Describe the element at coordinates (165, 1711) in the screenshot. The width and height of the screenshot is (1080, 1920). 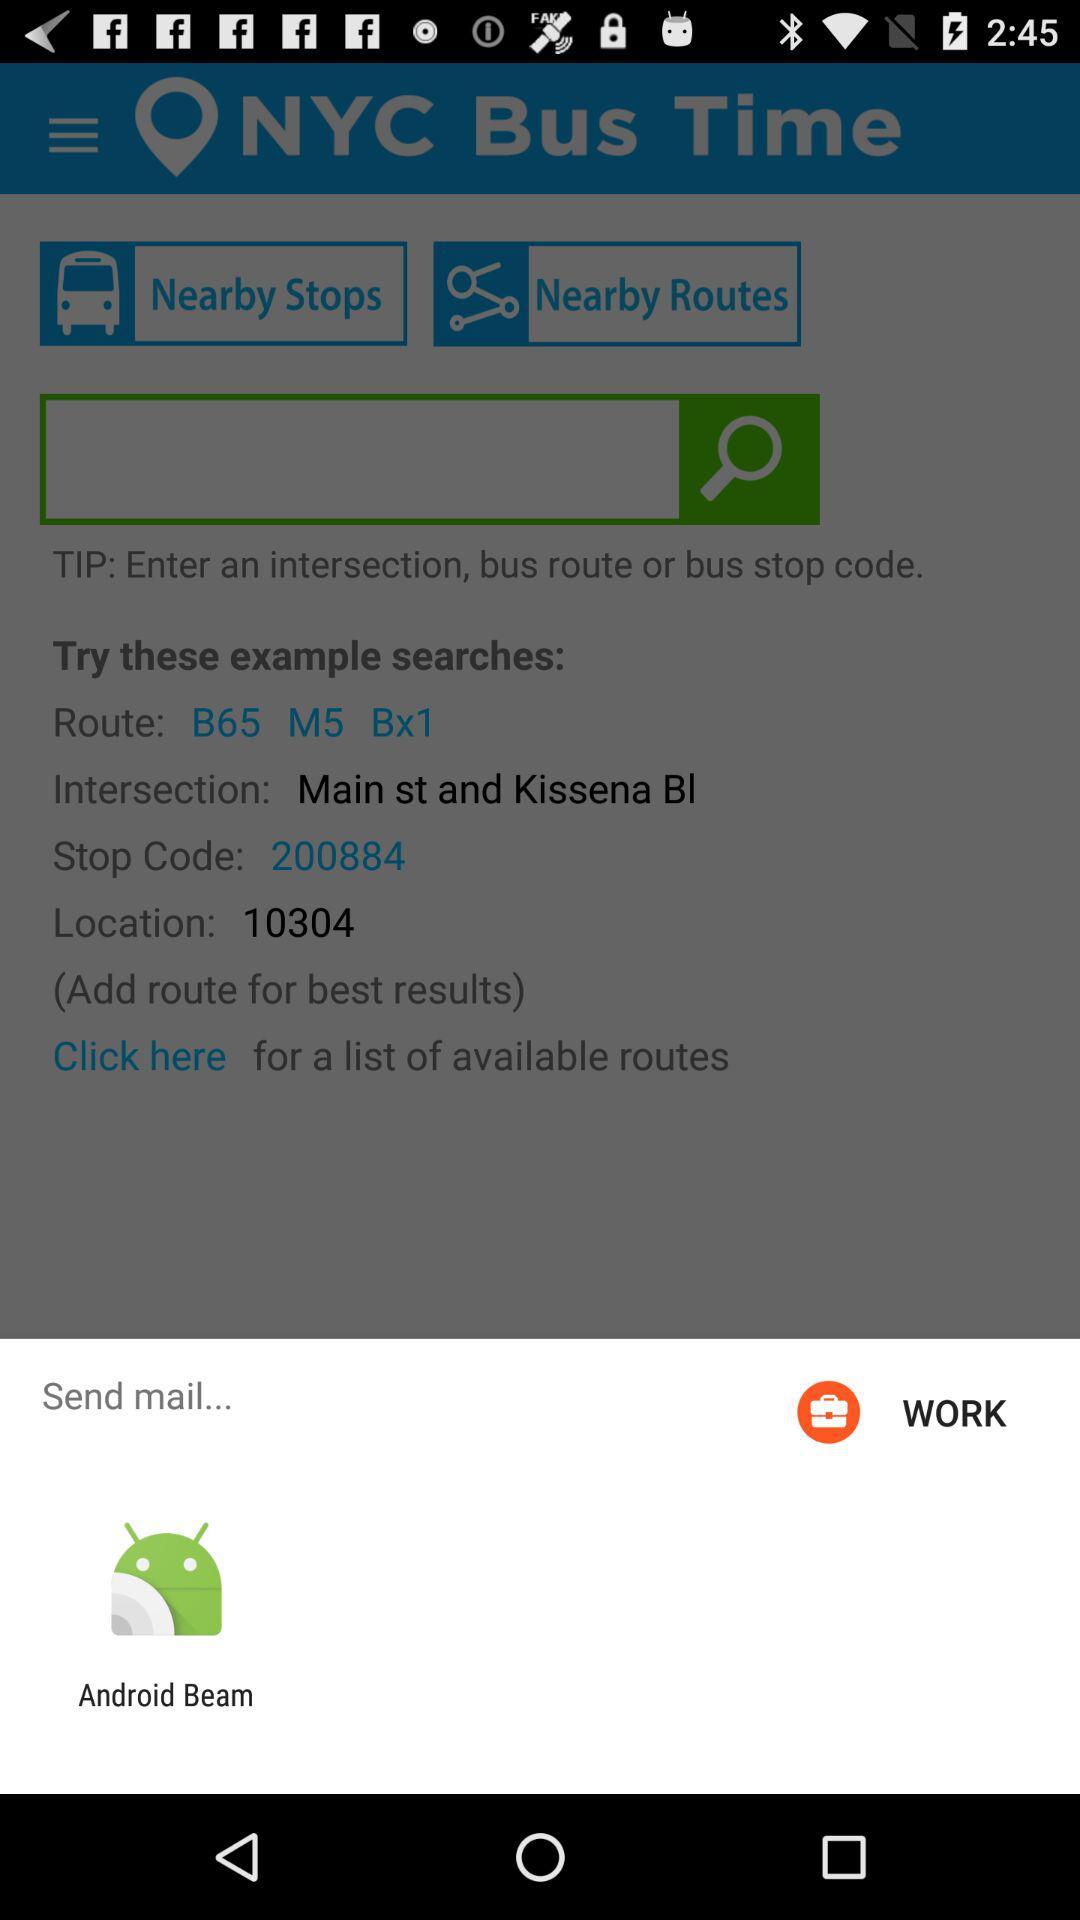
I see `android beam app` at that location.